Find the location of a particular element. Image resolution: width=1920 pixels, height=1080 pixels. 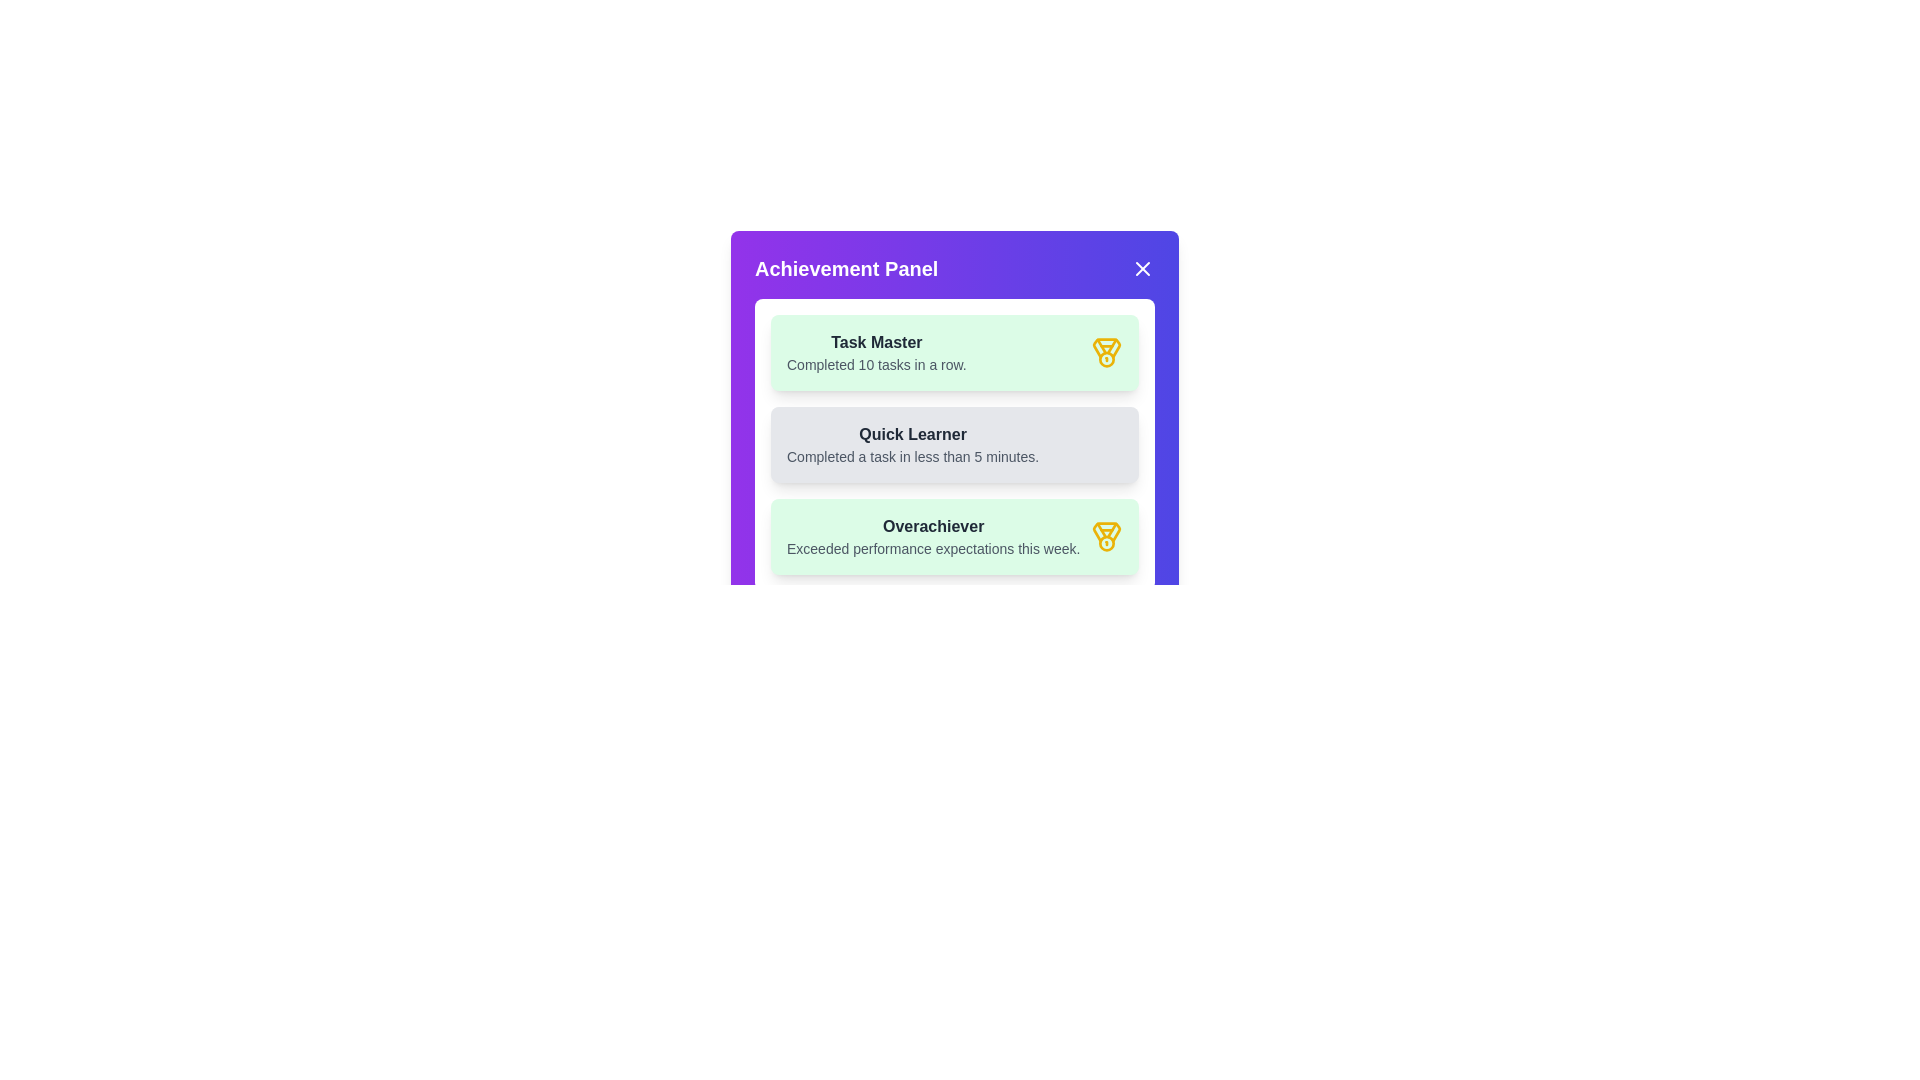

the Display card that has a green background, contains the text 'Overachiever' and a yellow medal icon, positioned at the bottom of the card list is located at coordinates (954, 535).